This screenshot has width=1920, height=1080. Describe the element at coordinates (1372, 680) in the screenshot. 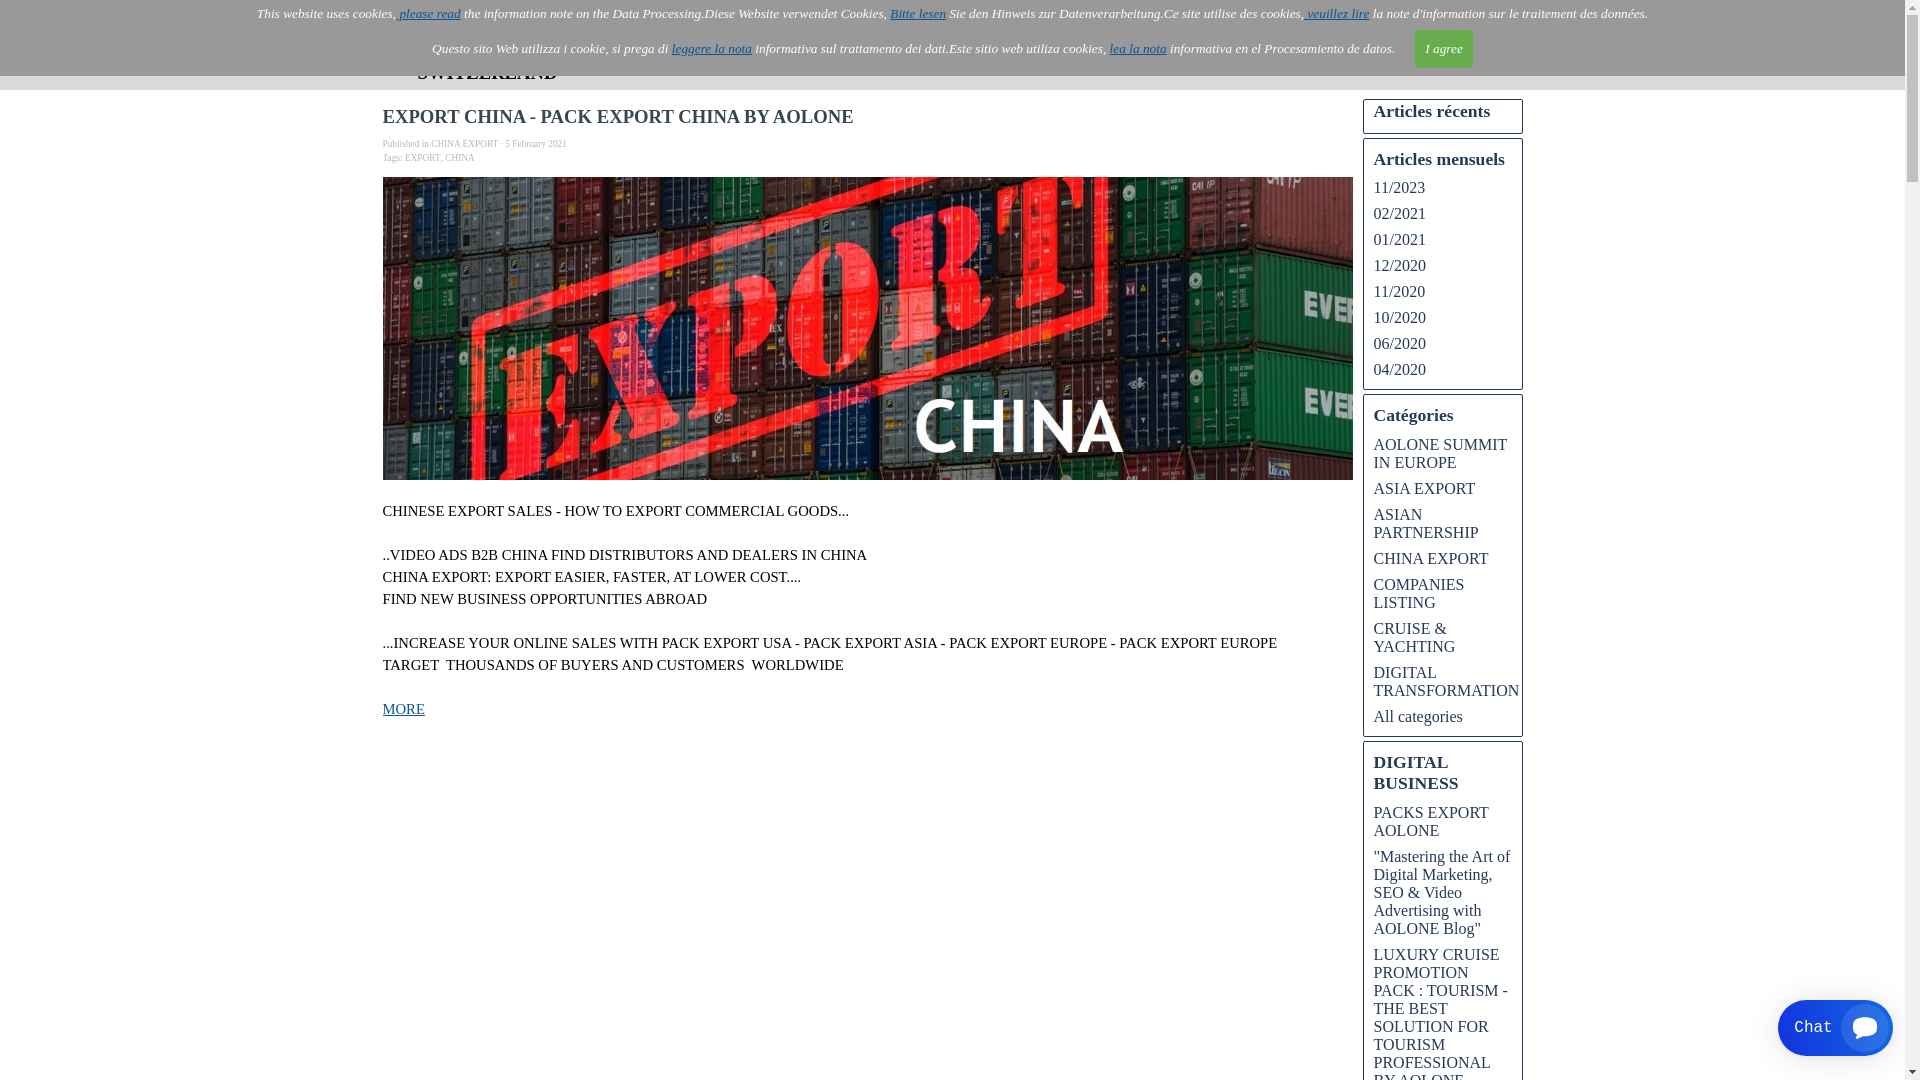

I see `'DIGITAL TRANSFORMATION'` at that location.